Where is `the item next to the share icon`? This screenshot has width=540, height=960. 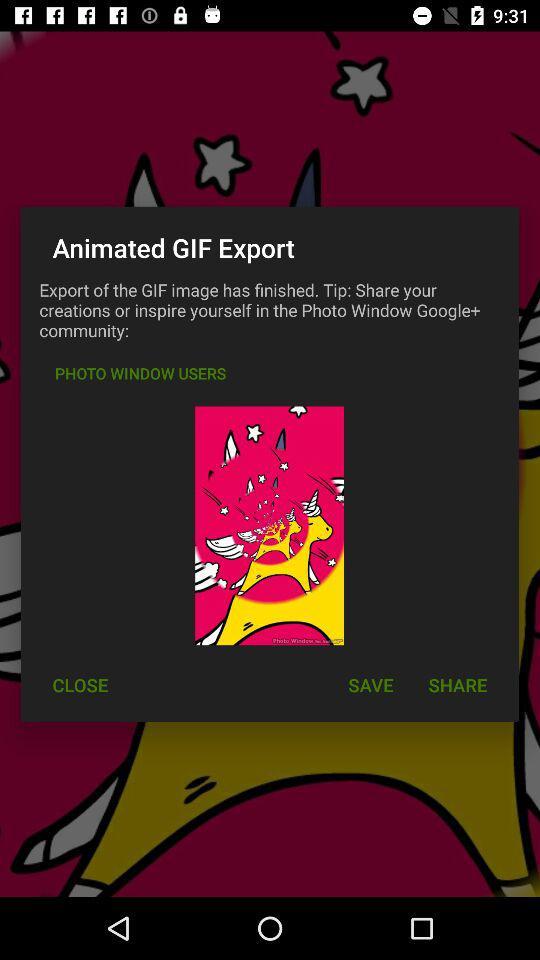 the item next to the share icon is located at coordinates (369, 685).